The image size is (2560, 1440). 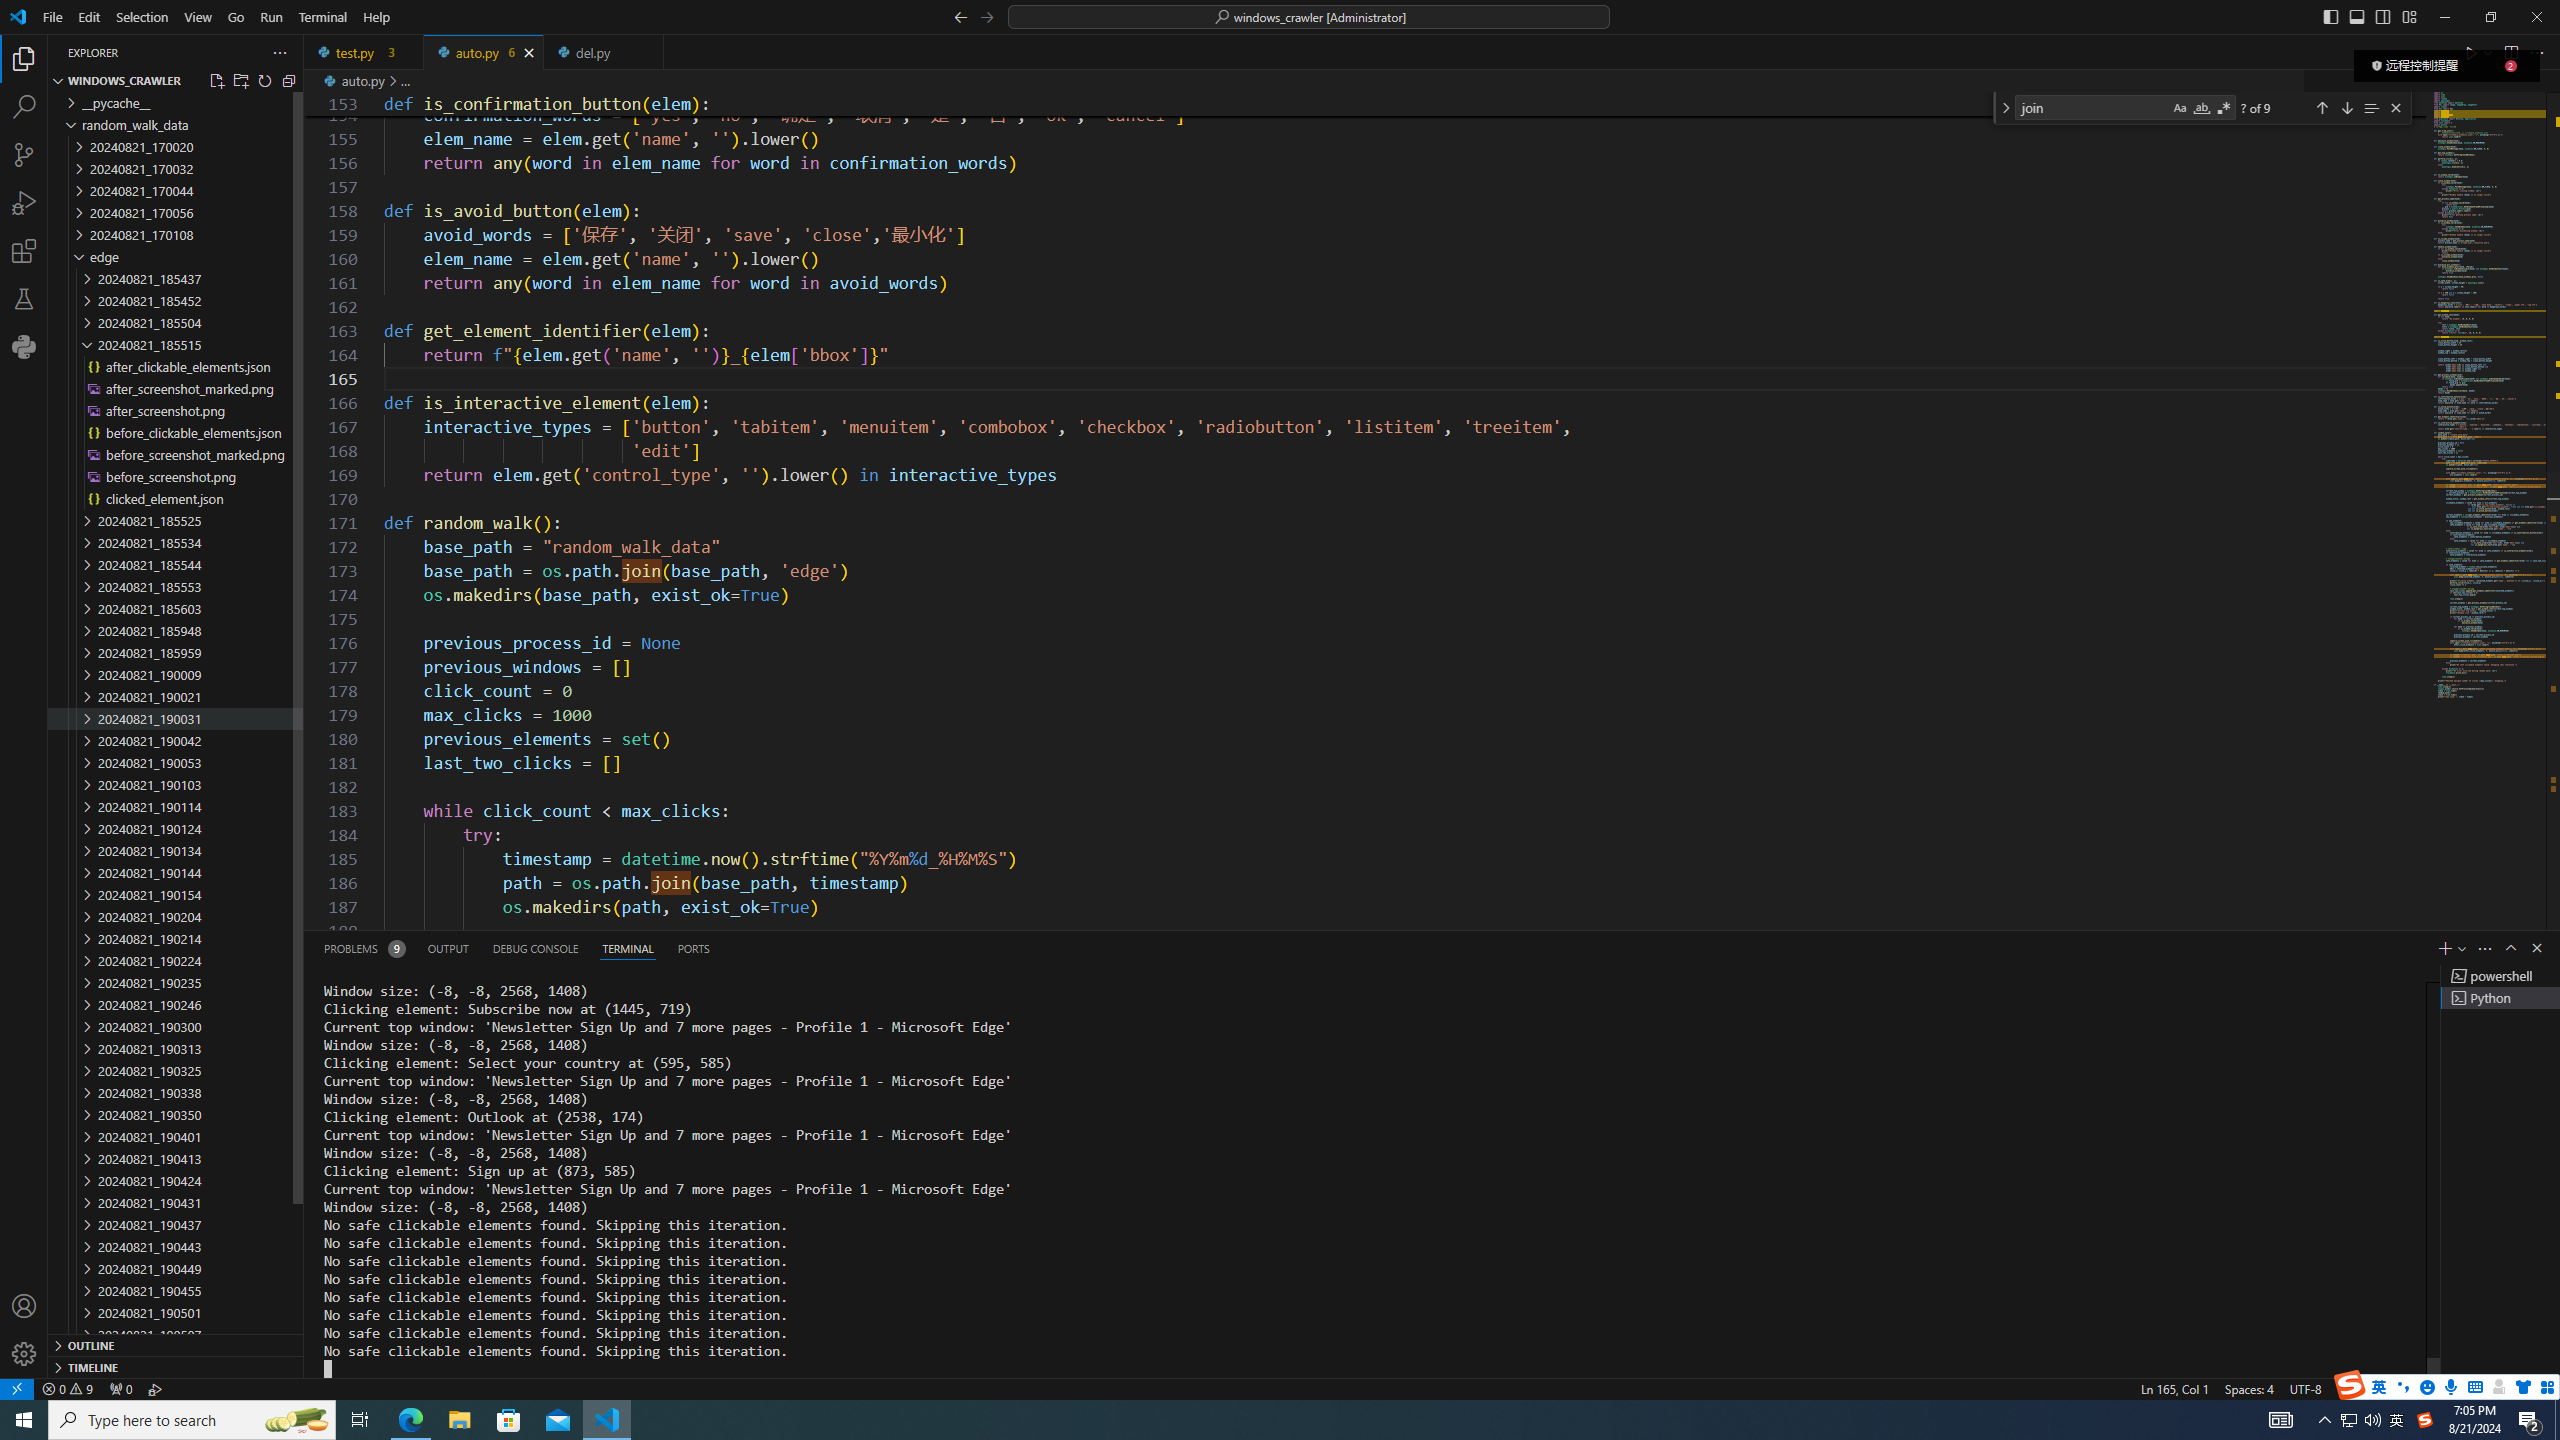 I want to click on 'Go Back (Alt+LeftArrow)', so click(x=961, y=15).